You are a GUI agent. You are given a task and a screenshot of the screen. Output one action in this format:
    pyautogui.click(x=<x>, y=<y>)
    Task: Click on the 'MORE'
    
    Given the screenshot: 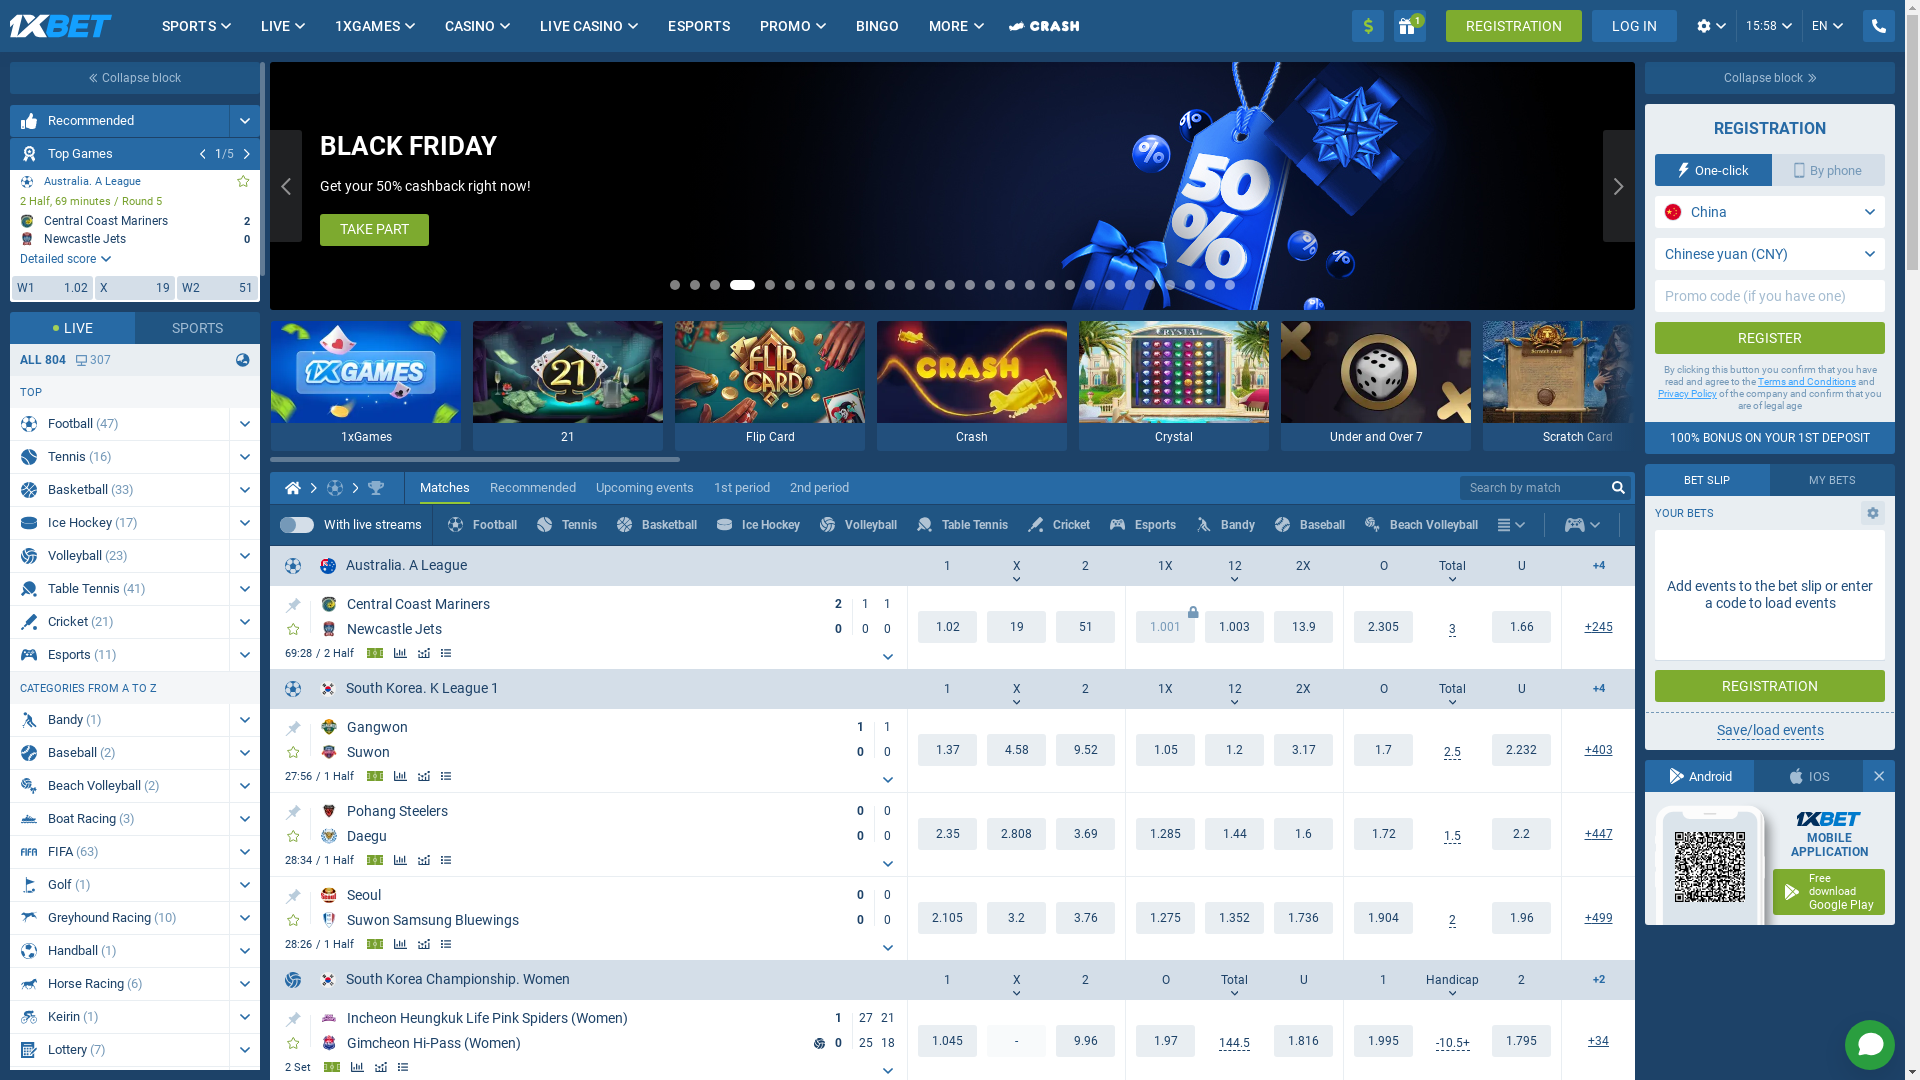 What is the action you would take?
    pyautogui.click(x=947, y=26)
    